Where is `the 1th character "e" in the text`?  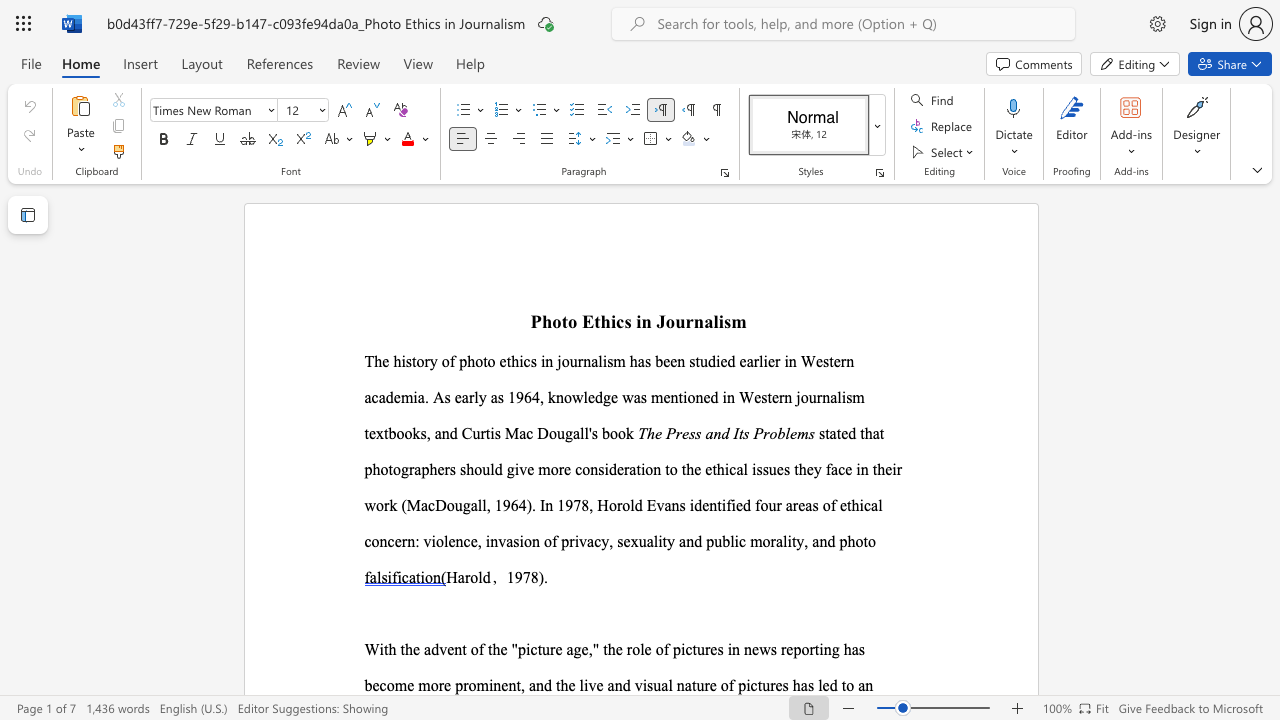
the 1th character "e" in the text is located at coordinates (705, 504).